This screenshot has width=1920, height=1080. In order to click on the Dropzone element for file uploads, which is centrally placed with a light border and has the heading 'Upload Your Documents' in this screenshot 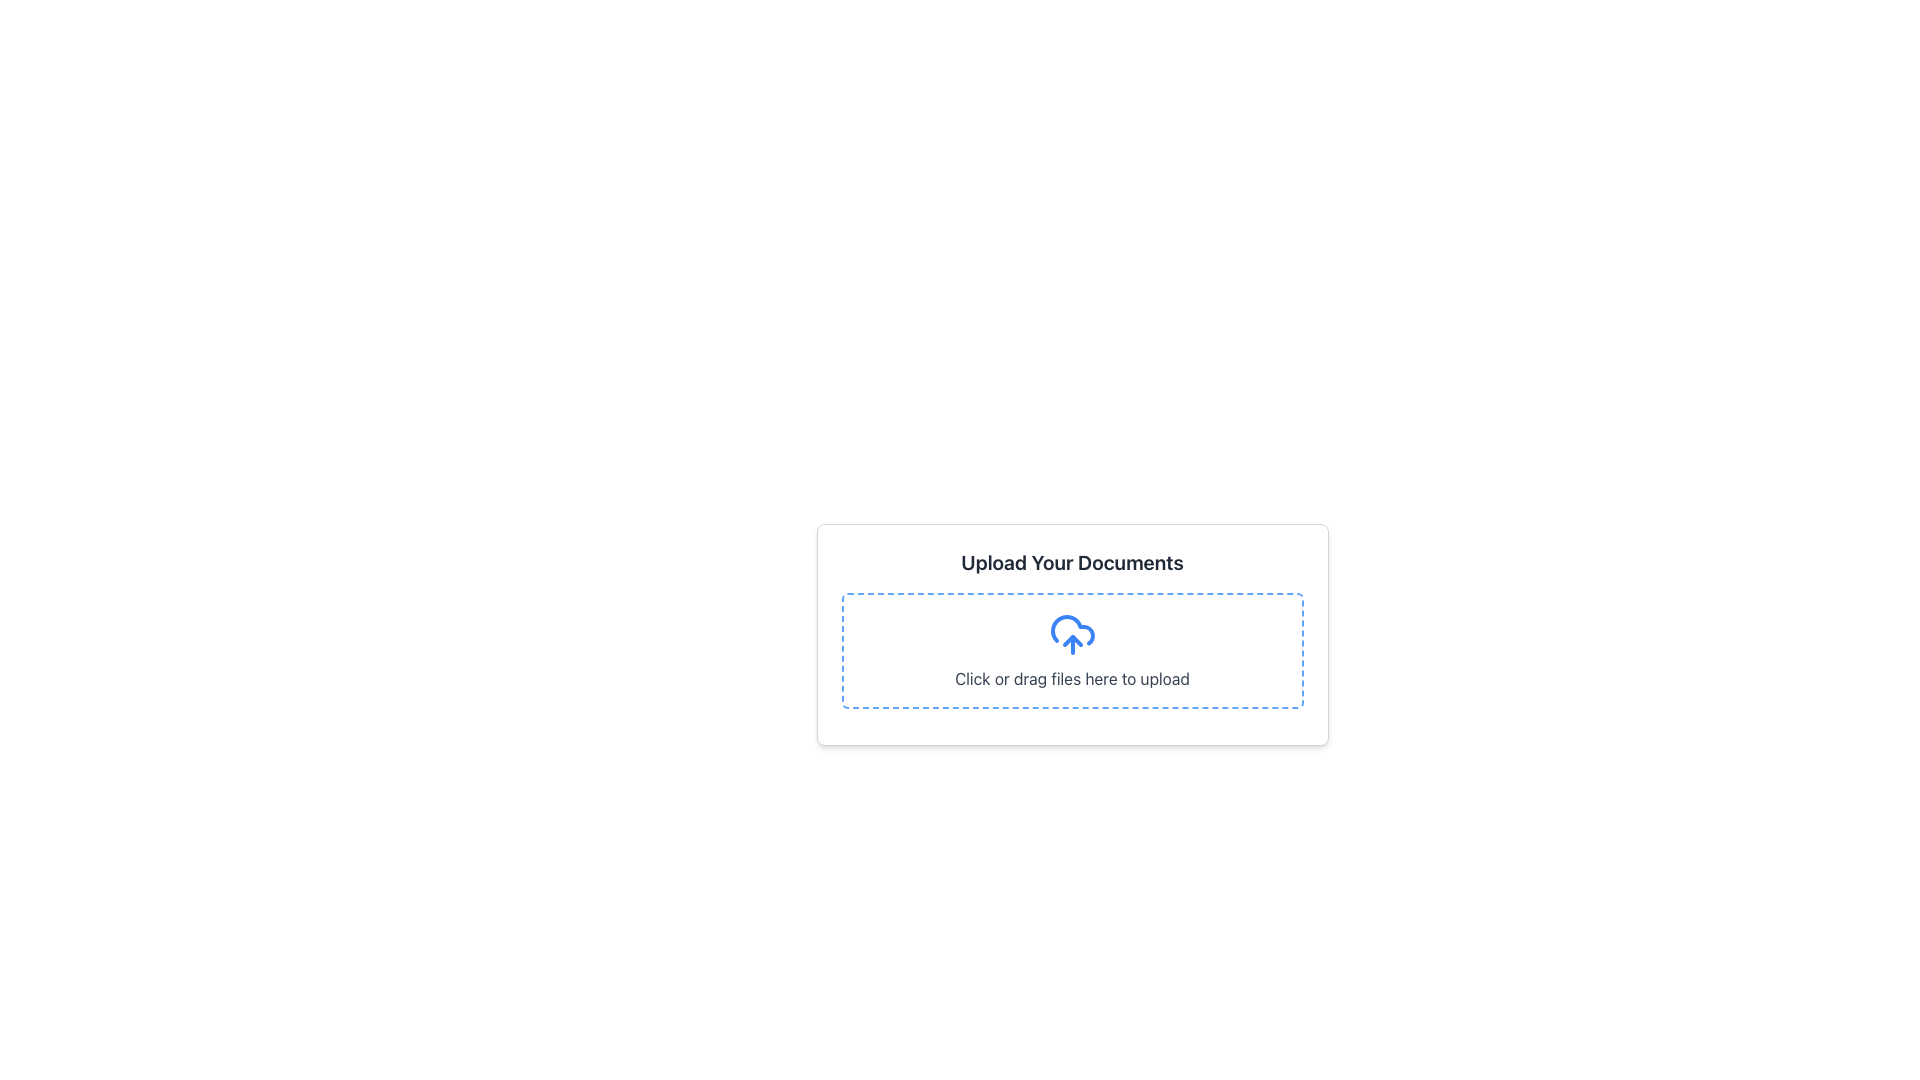, I will do `click(1071, 656)`.